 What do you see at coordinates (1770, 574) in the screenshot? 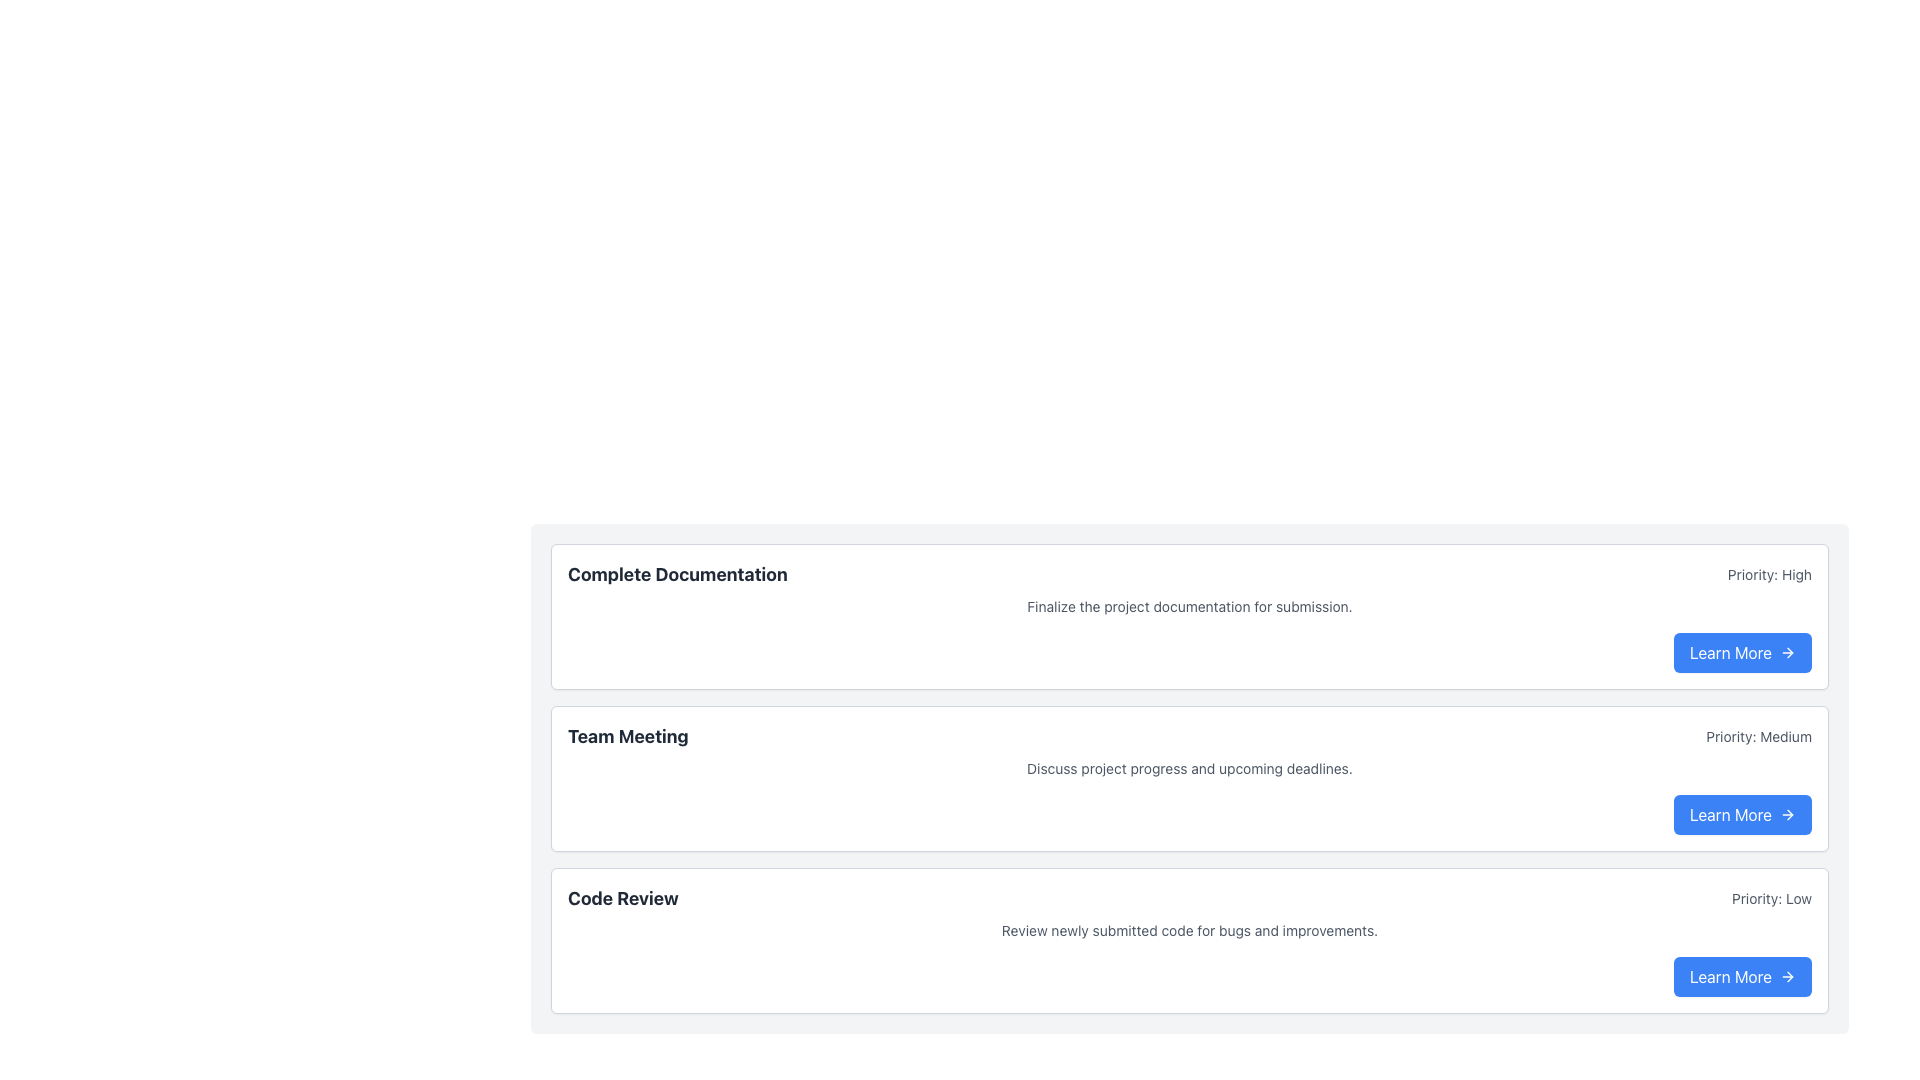
I see `the Display Text indicating the priority level in the top-right corner of the 'Complete Documentation' card` at bounding box center [1770, 574].